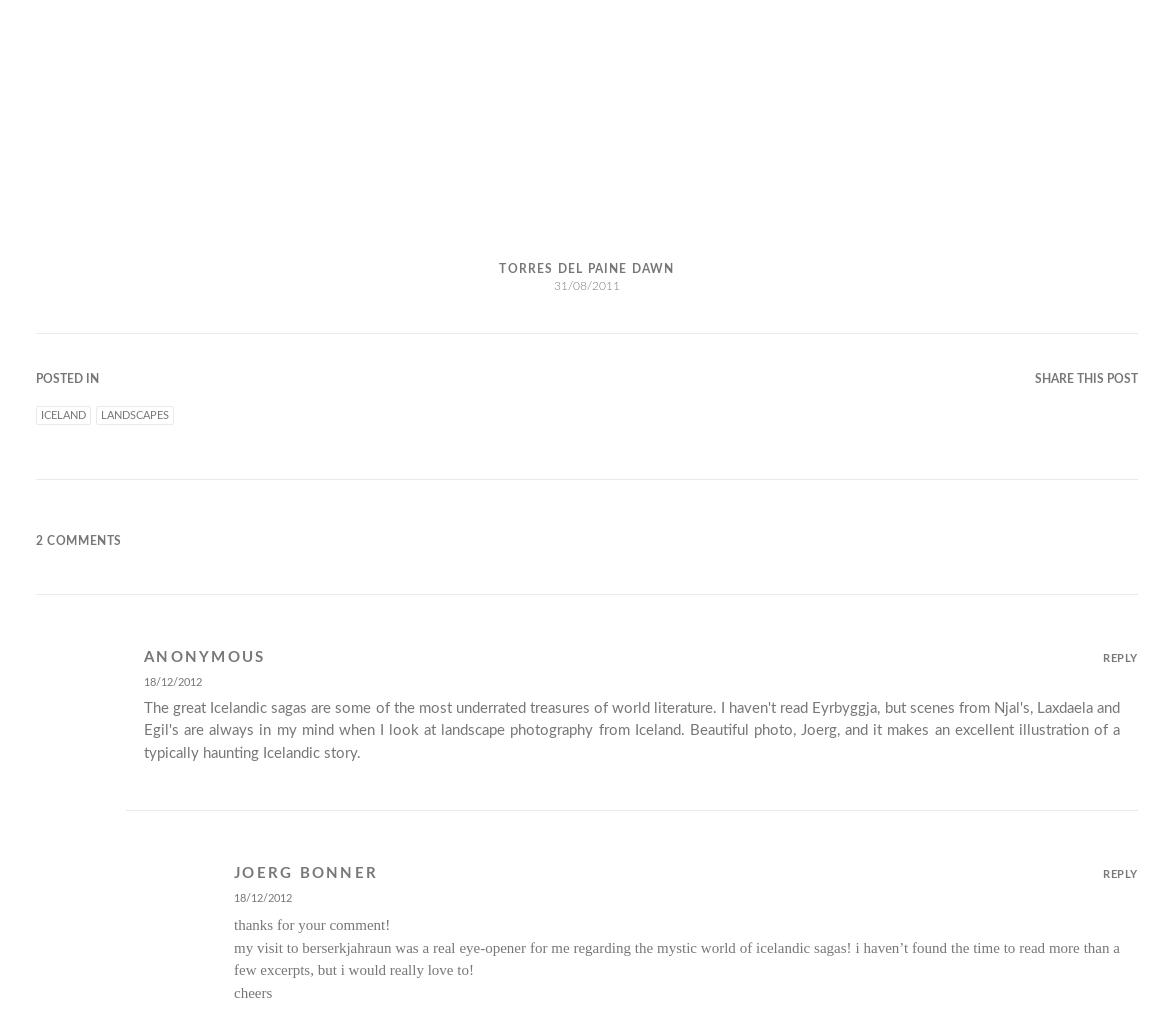 The height and width of the screenshot is (1009, 1174). Describe the element at coordinates (67, 377) in the screenshot. I see `'Posted in'` at that location.